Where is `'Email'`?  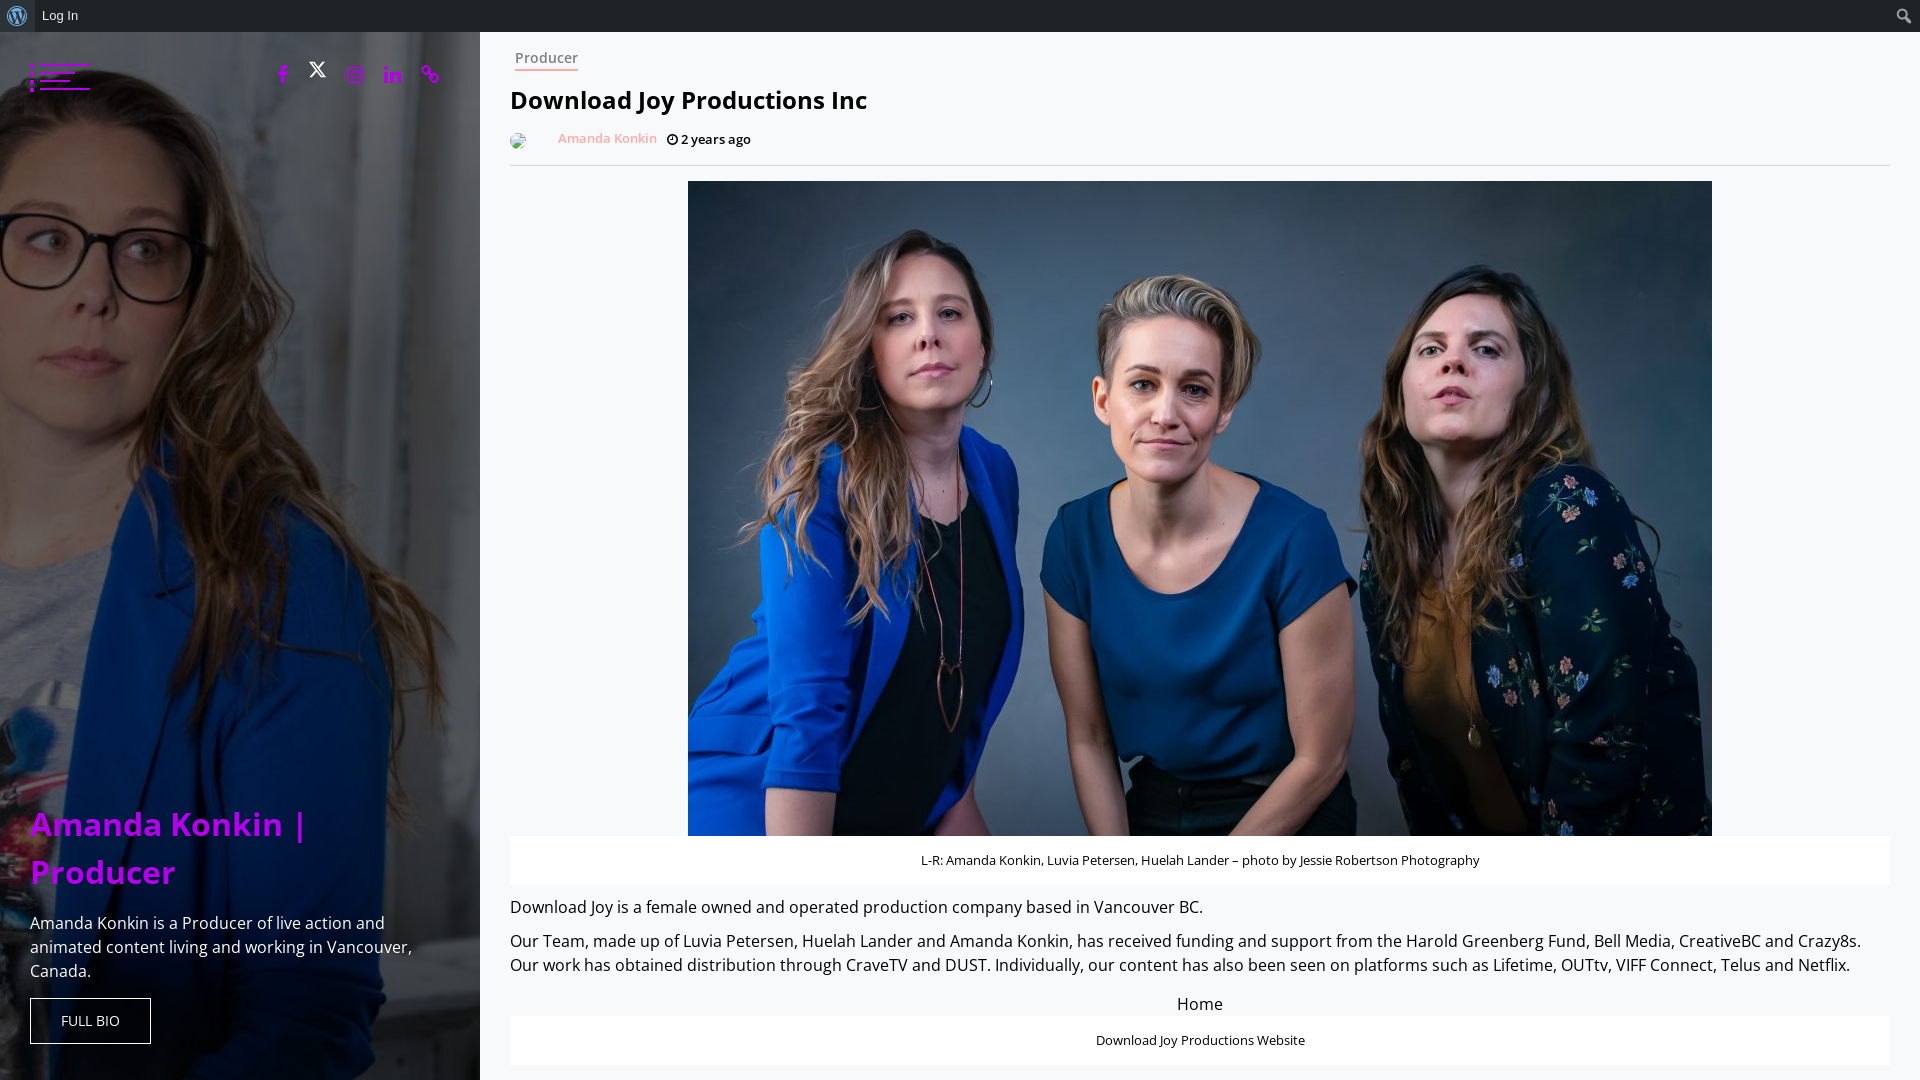 'Email' is located at coordinates (429, 73).